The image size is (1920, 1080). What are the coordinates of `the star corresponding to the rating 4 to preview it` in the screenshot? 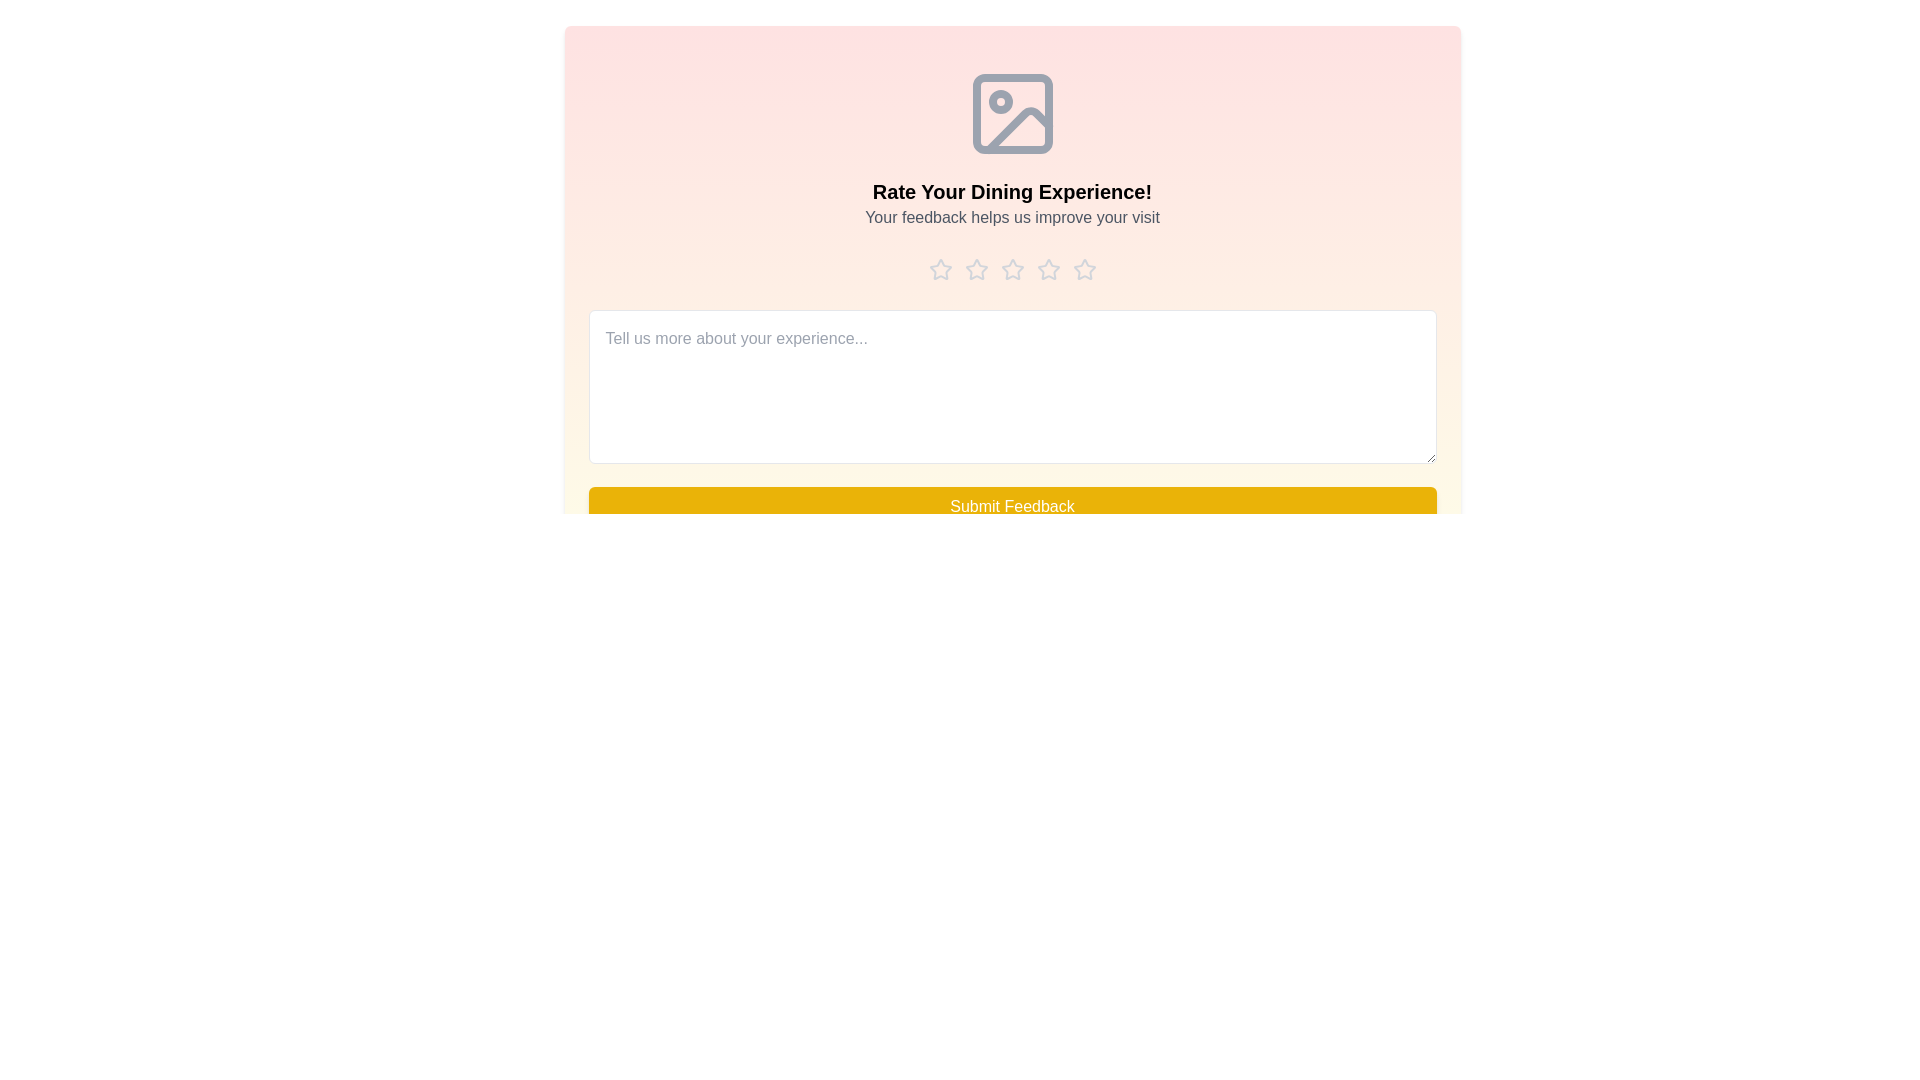 It's located at (1047, 270).